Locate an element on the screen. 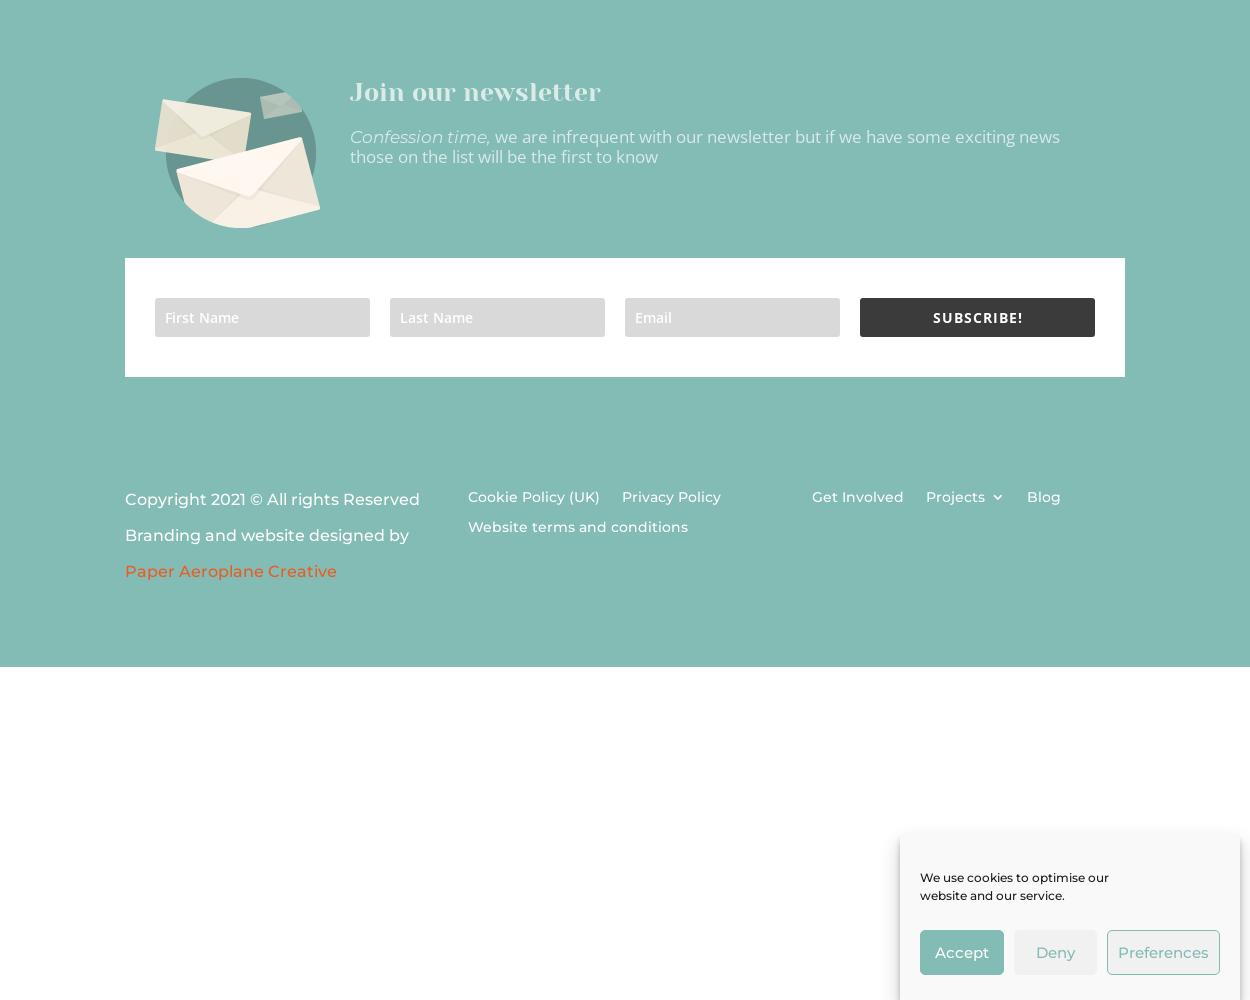 The width and height of the screenshot is (1250, 1000). 'Wombles' is located at coordinates (987, 634).